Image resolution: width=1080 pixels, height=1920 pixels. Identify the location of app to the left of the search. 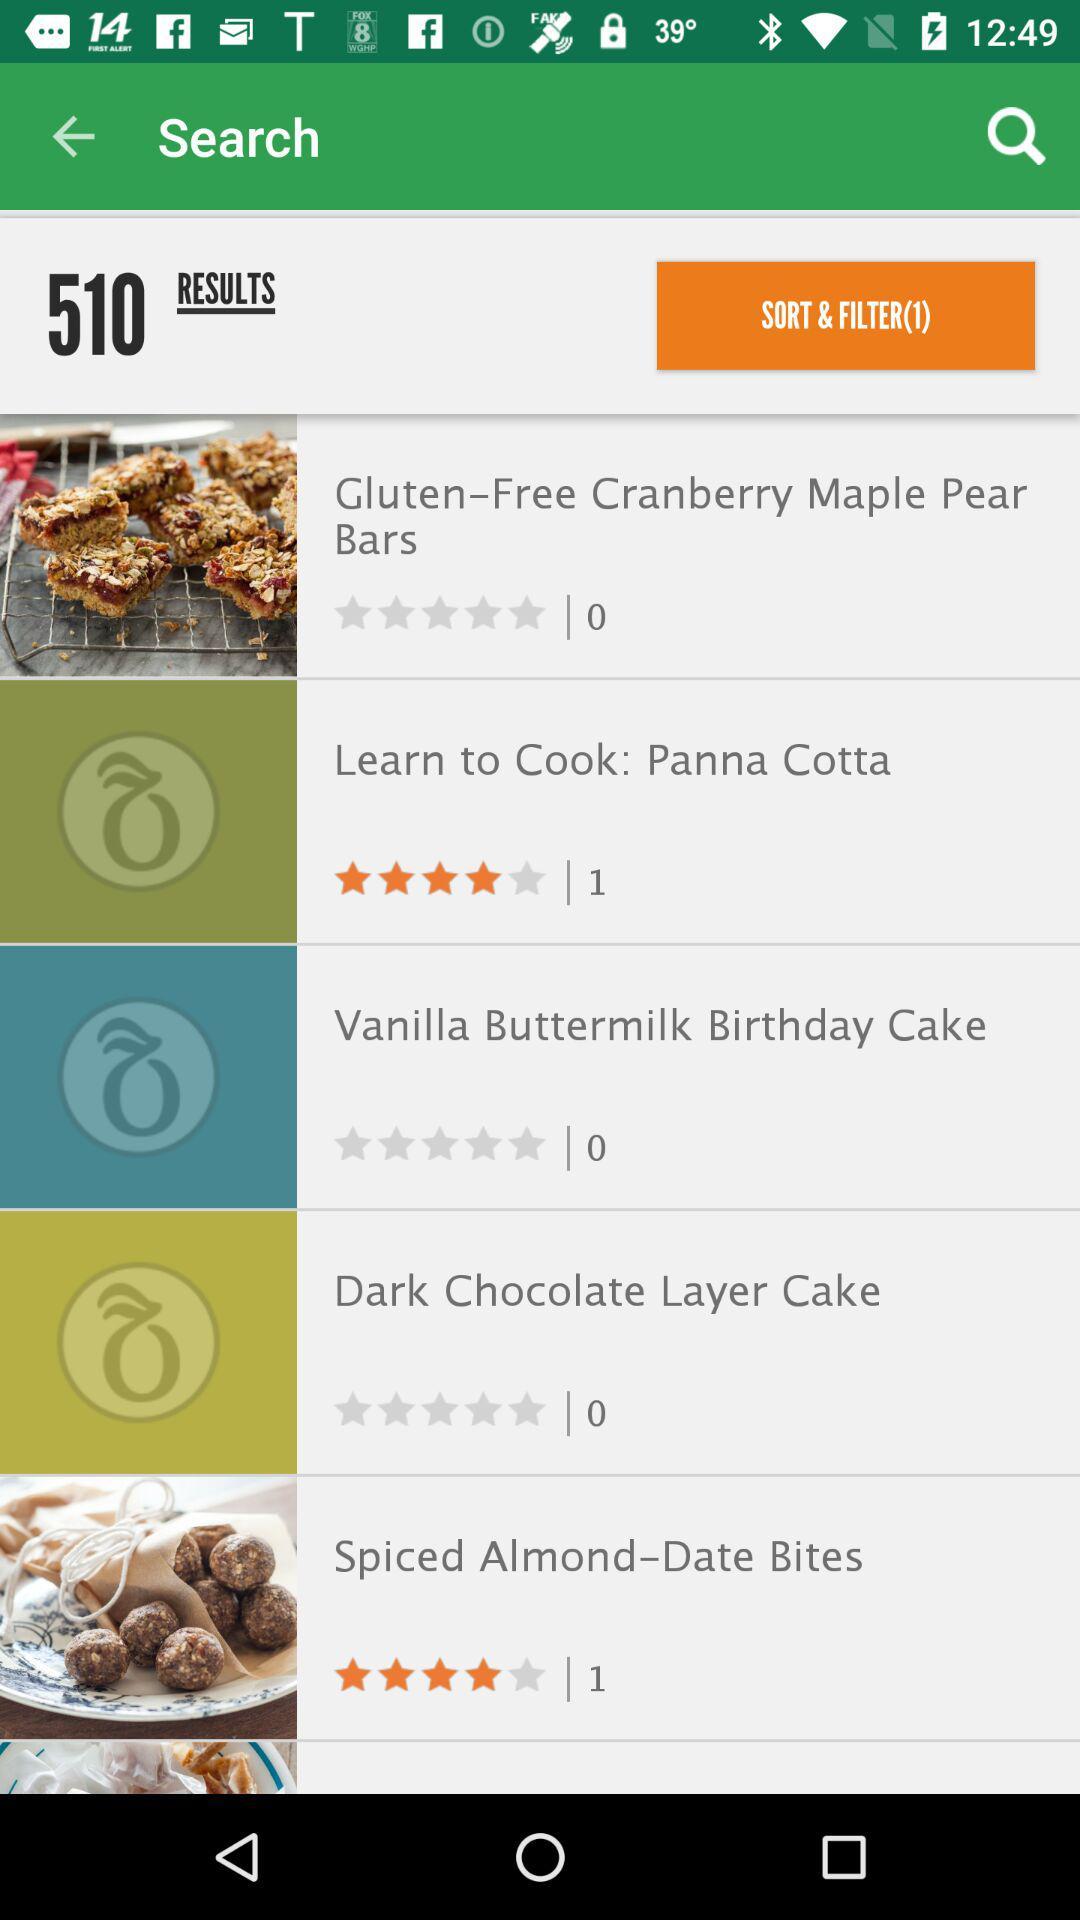
(72, 135).